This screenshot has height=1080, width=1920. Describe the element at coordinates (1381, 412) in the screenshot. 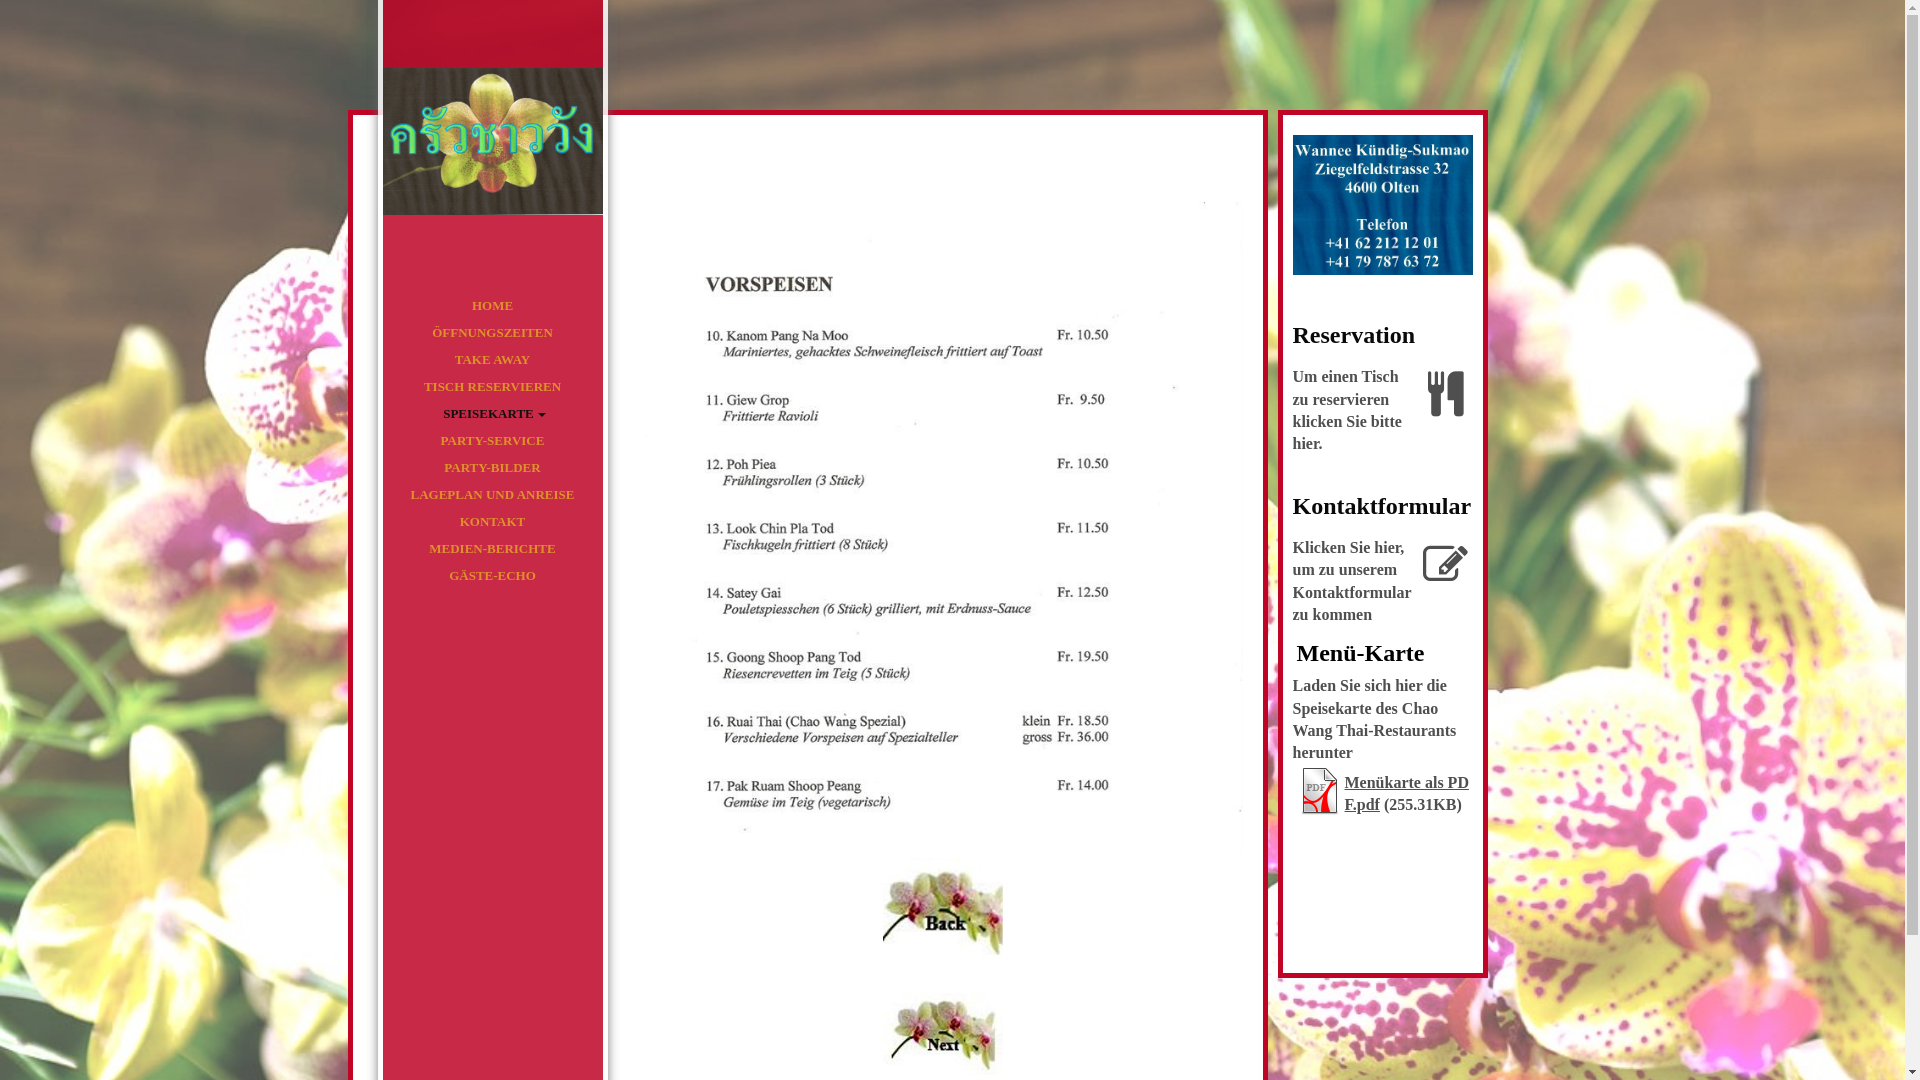

I see `'Um einen Tisch zu reservieren klicken Sie bitte hier.'` at that location.